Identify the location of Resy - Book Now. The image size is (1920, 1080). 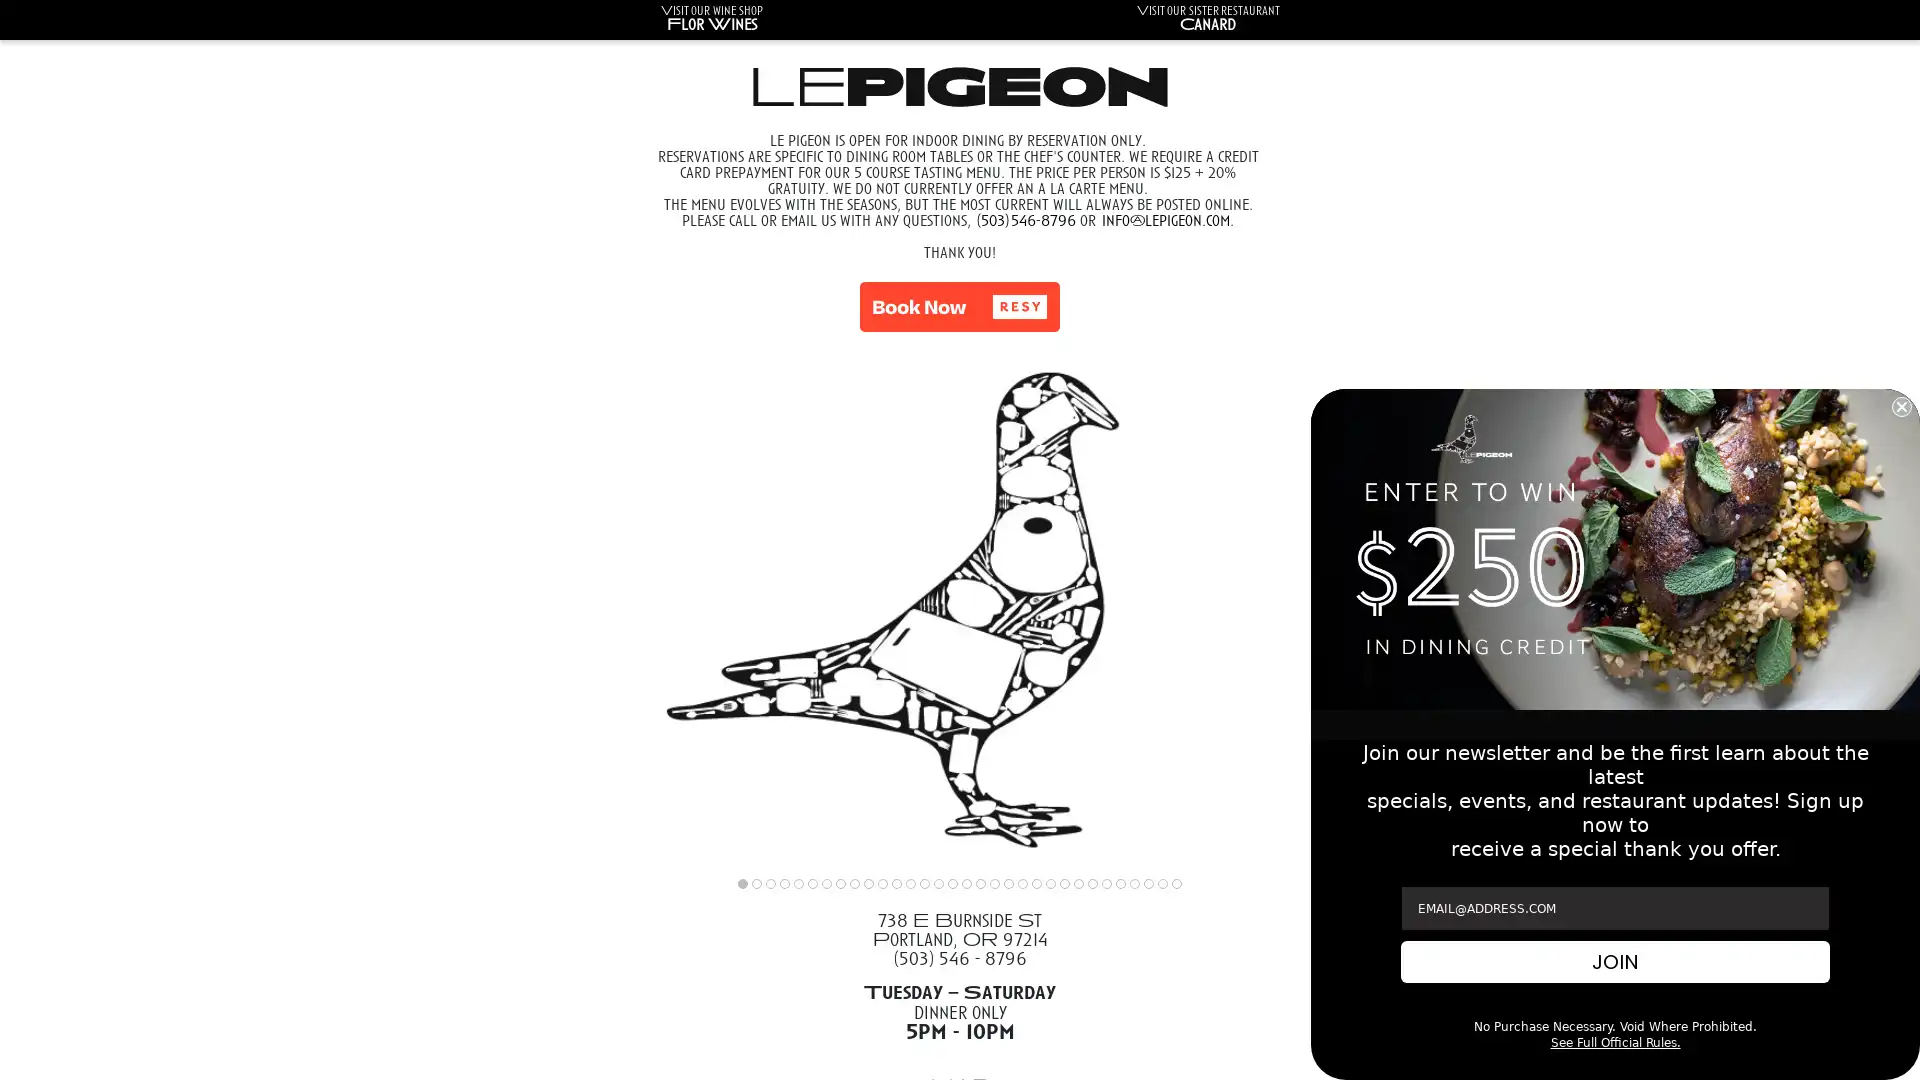
(960, 307).